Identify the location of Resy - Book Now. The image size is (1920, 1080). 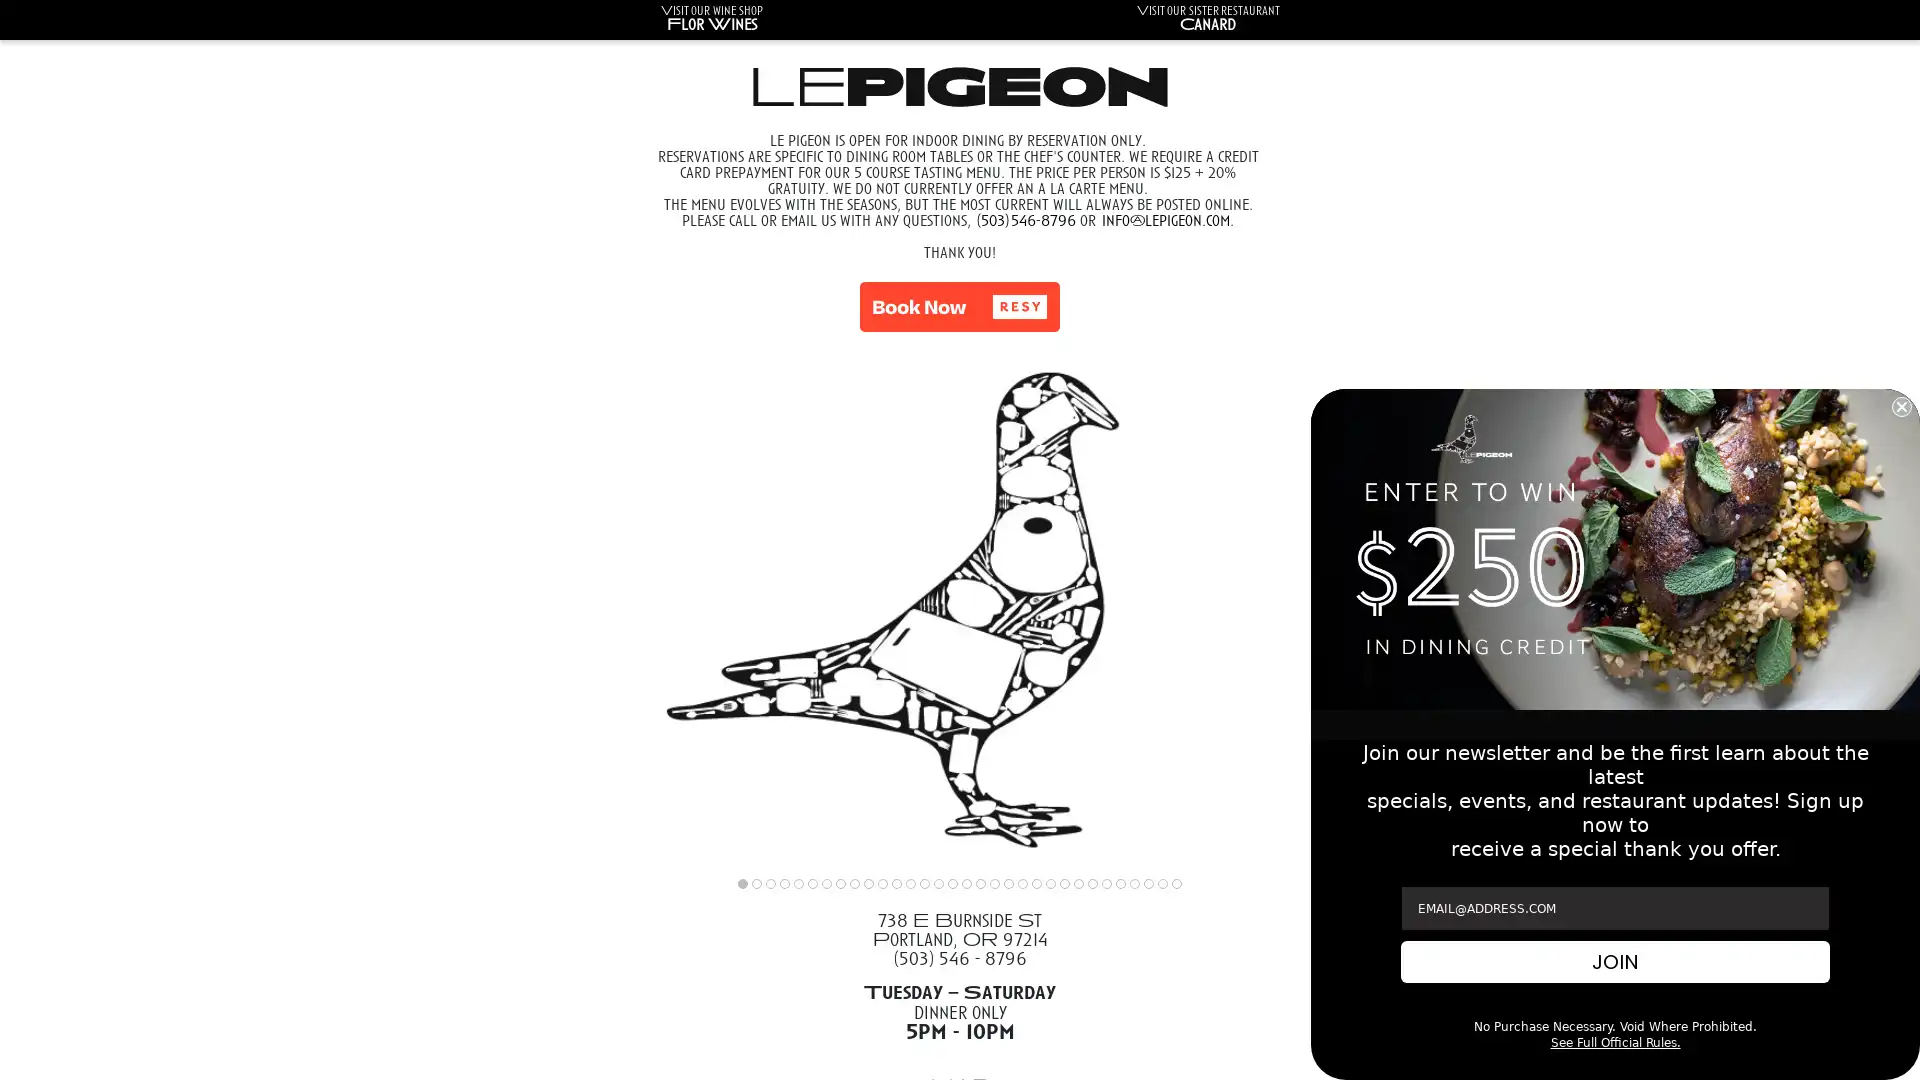
(960, 307).